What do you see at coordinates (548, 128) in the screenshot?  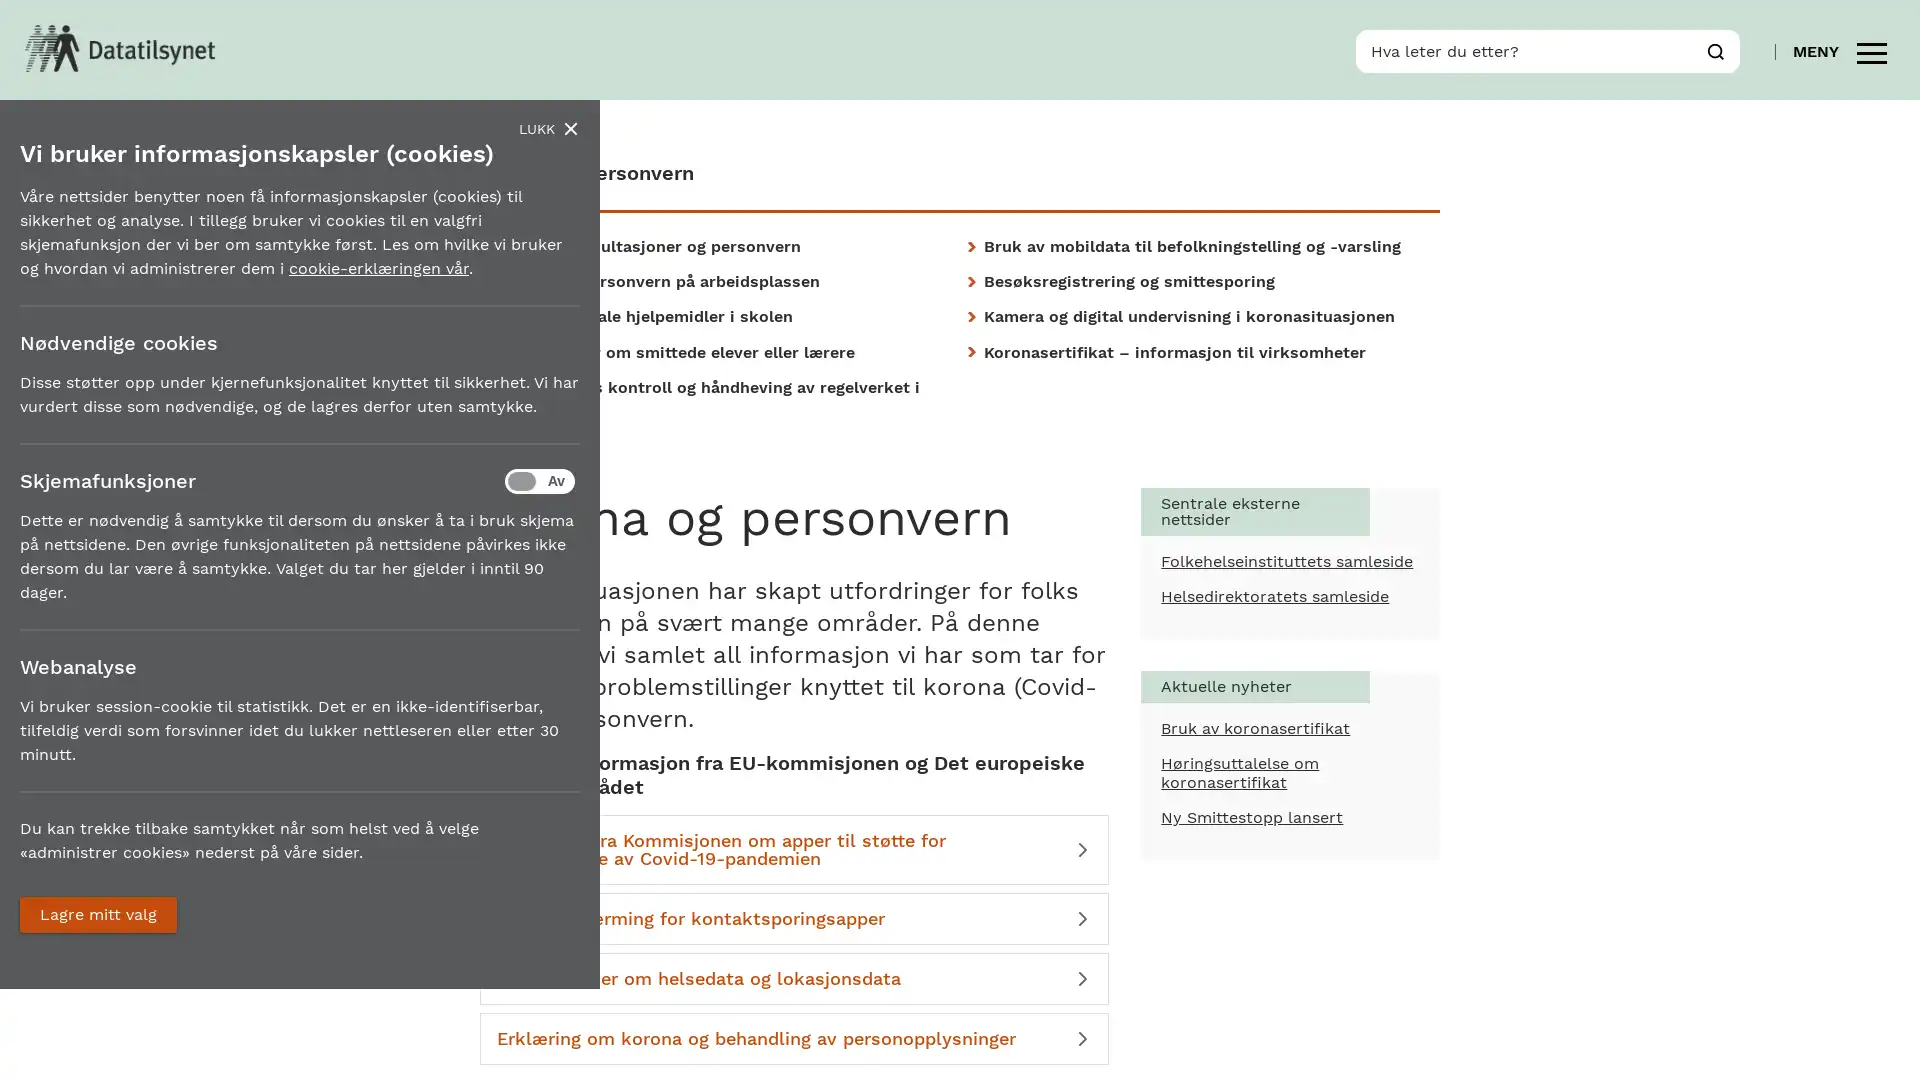 I see `LUKK` at bounding box center [548, 128].